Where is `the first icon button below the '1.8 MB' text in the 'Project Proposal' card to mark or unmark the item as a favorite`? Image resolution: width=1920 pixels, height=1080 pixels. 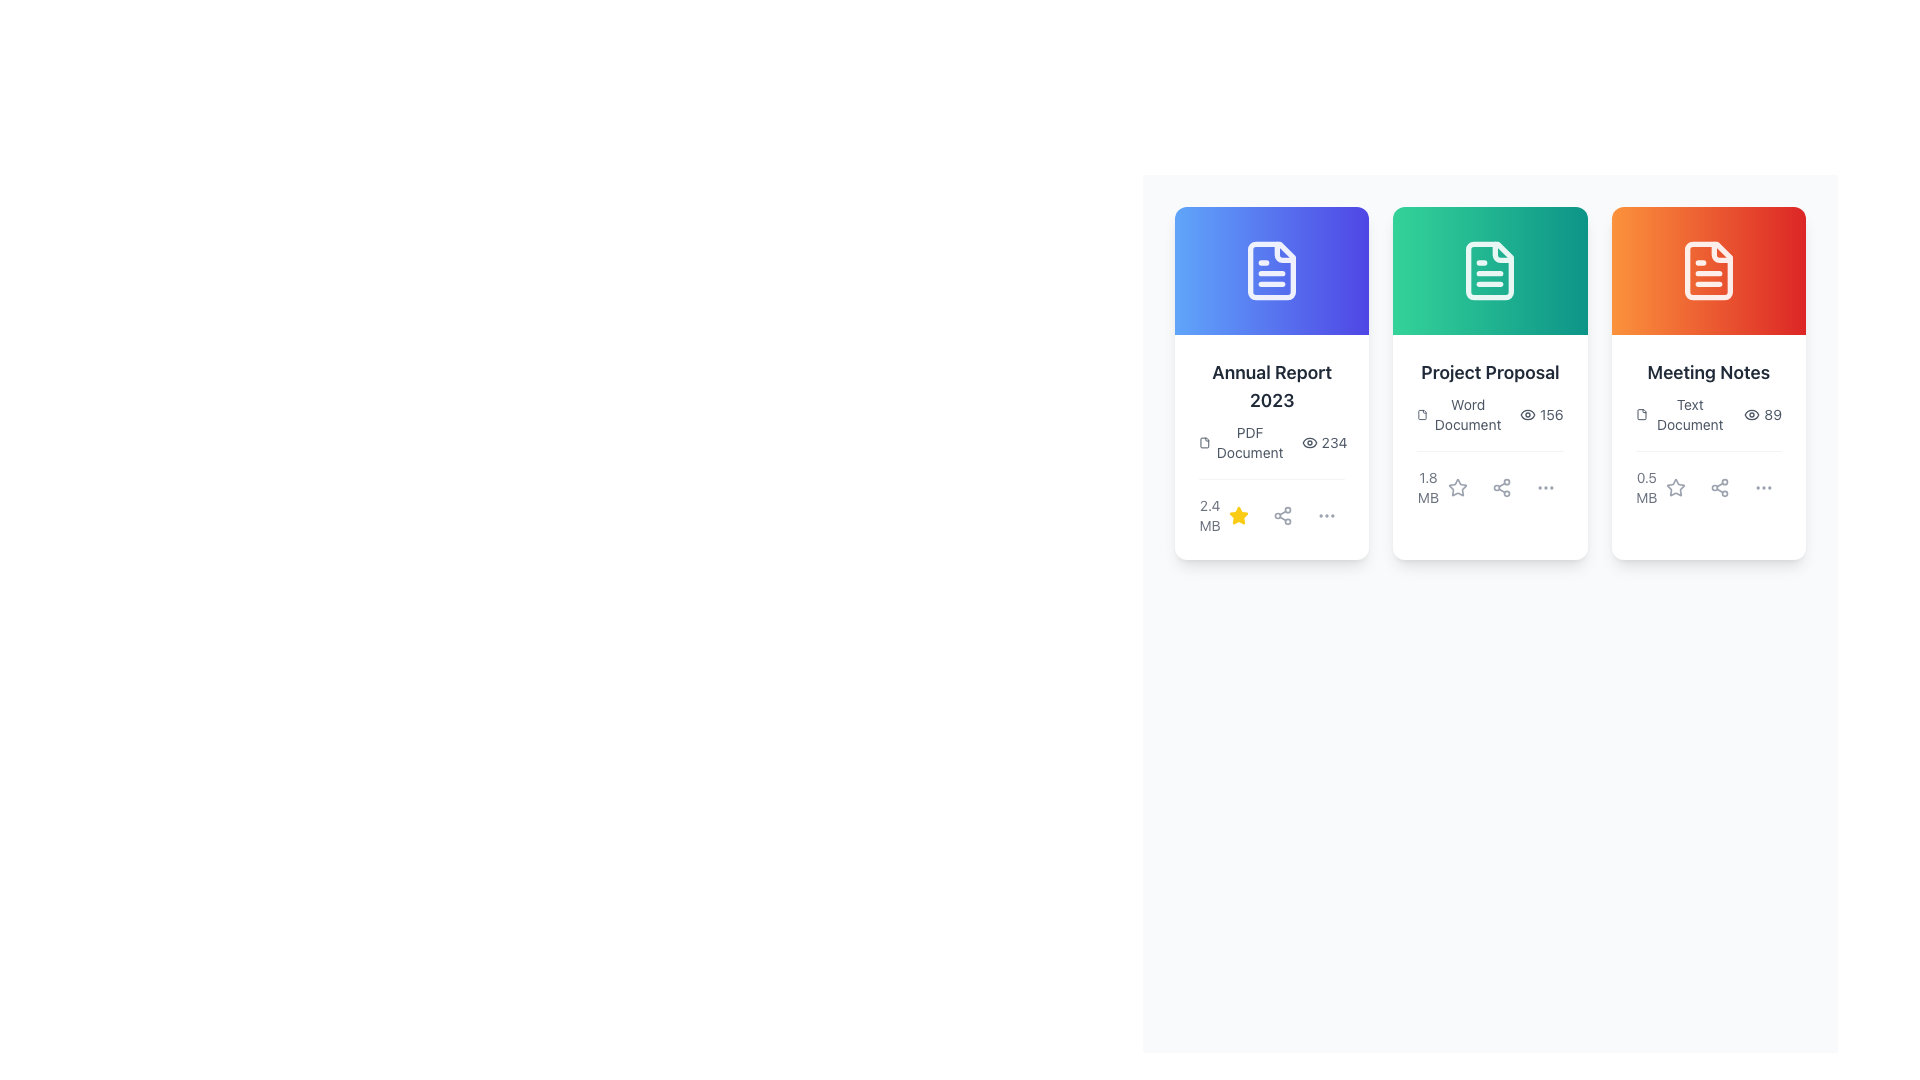 the first icon button below the '1.8 MB' text in the 'Project Proposal' card to mark or unmark the item as a favorite is located at coordinates (1457, 488).